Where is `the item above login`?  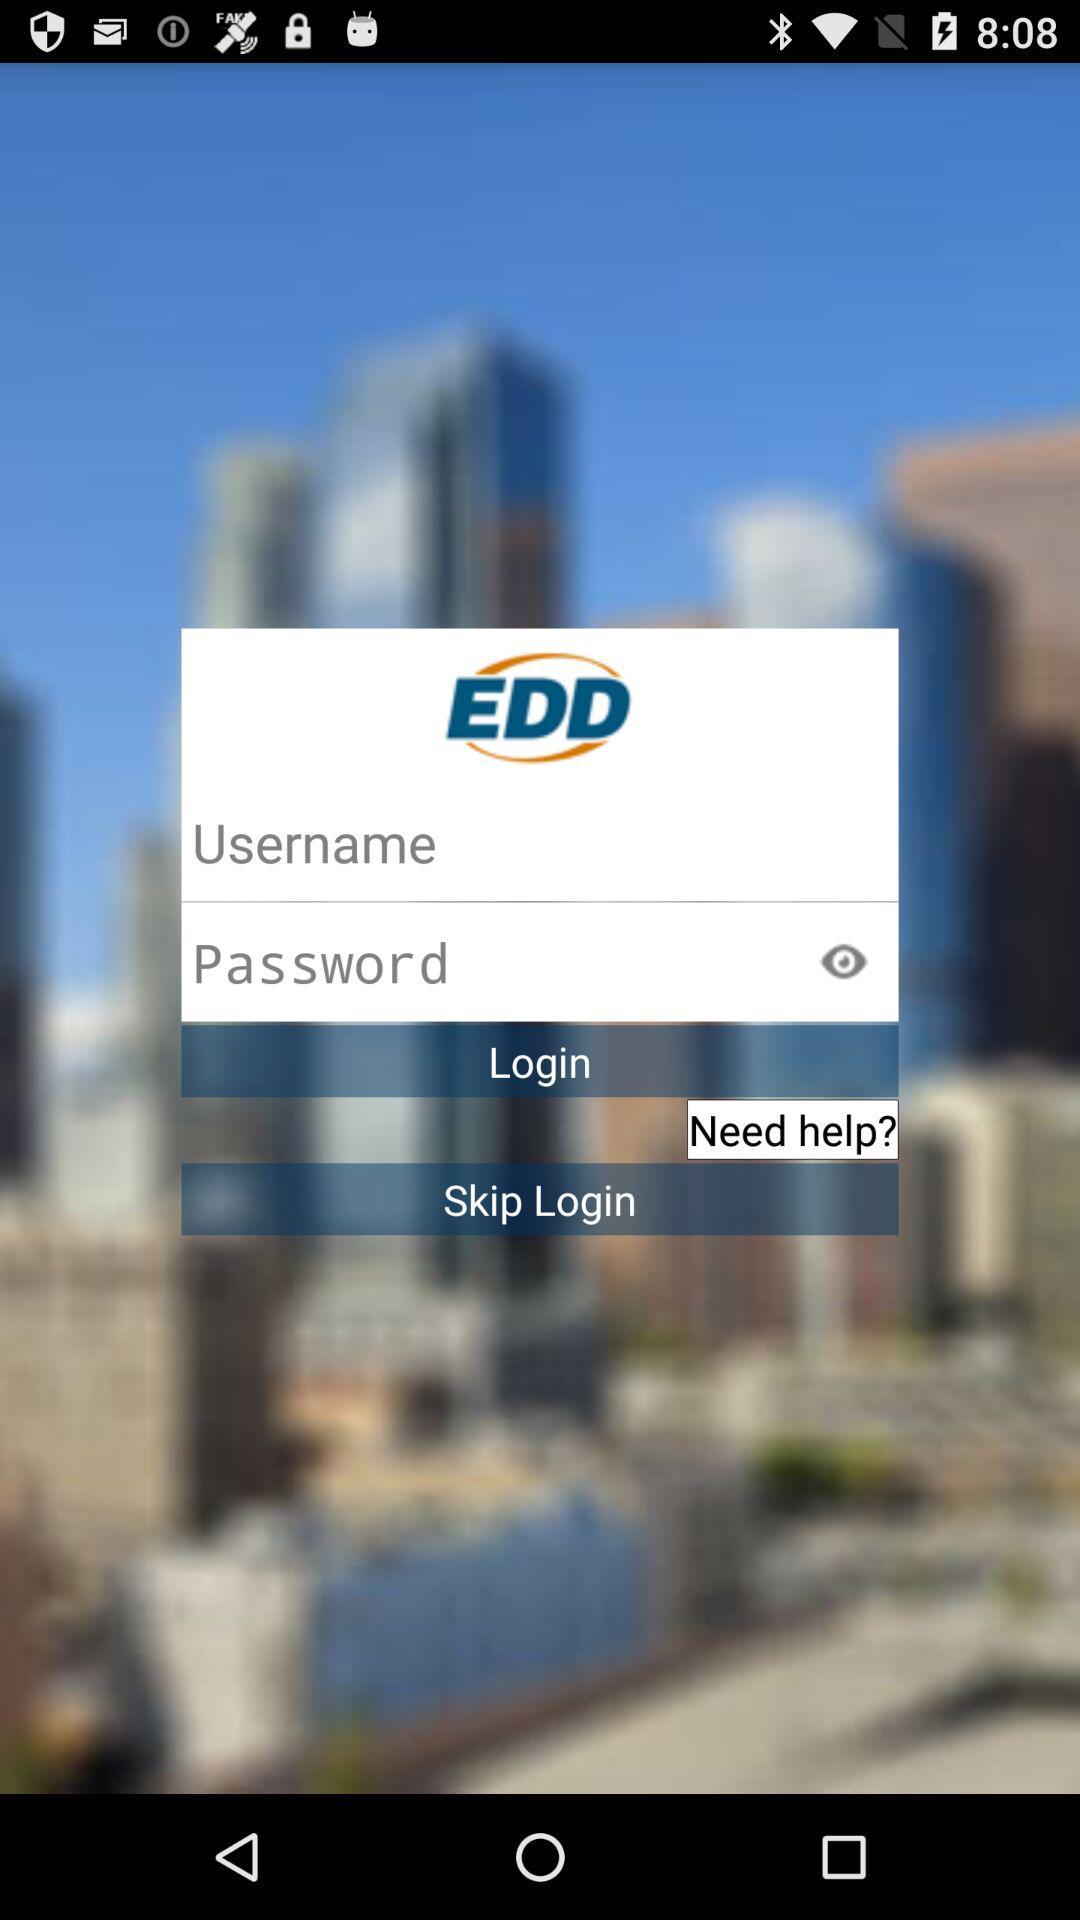
the item above login is located at coordinates (843, 961).